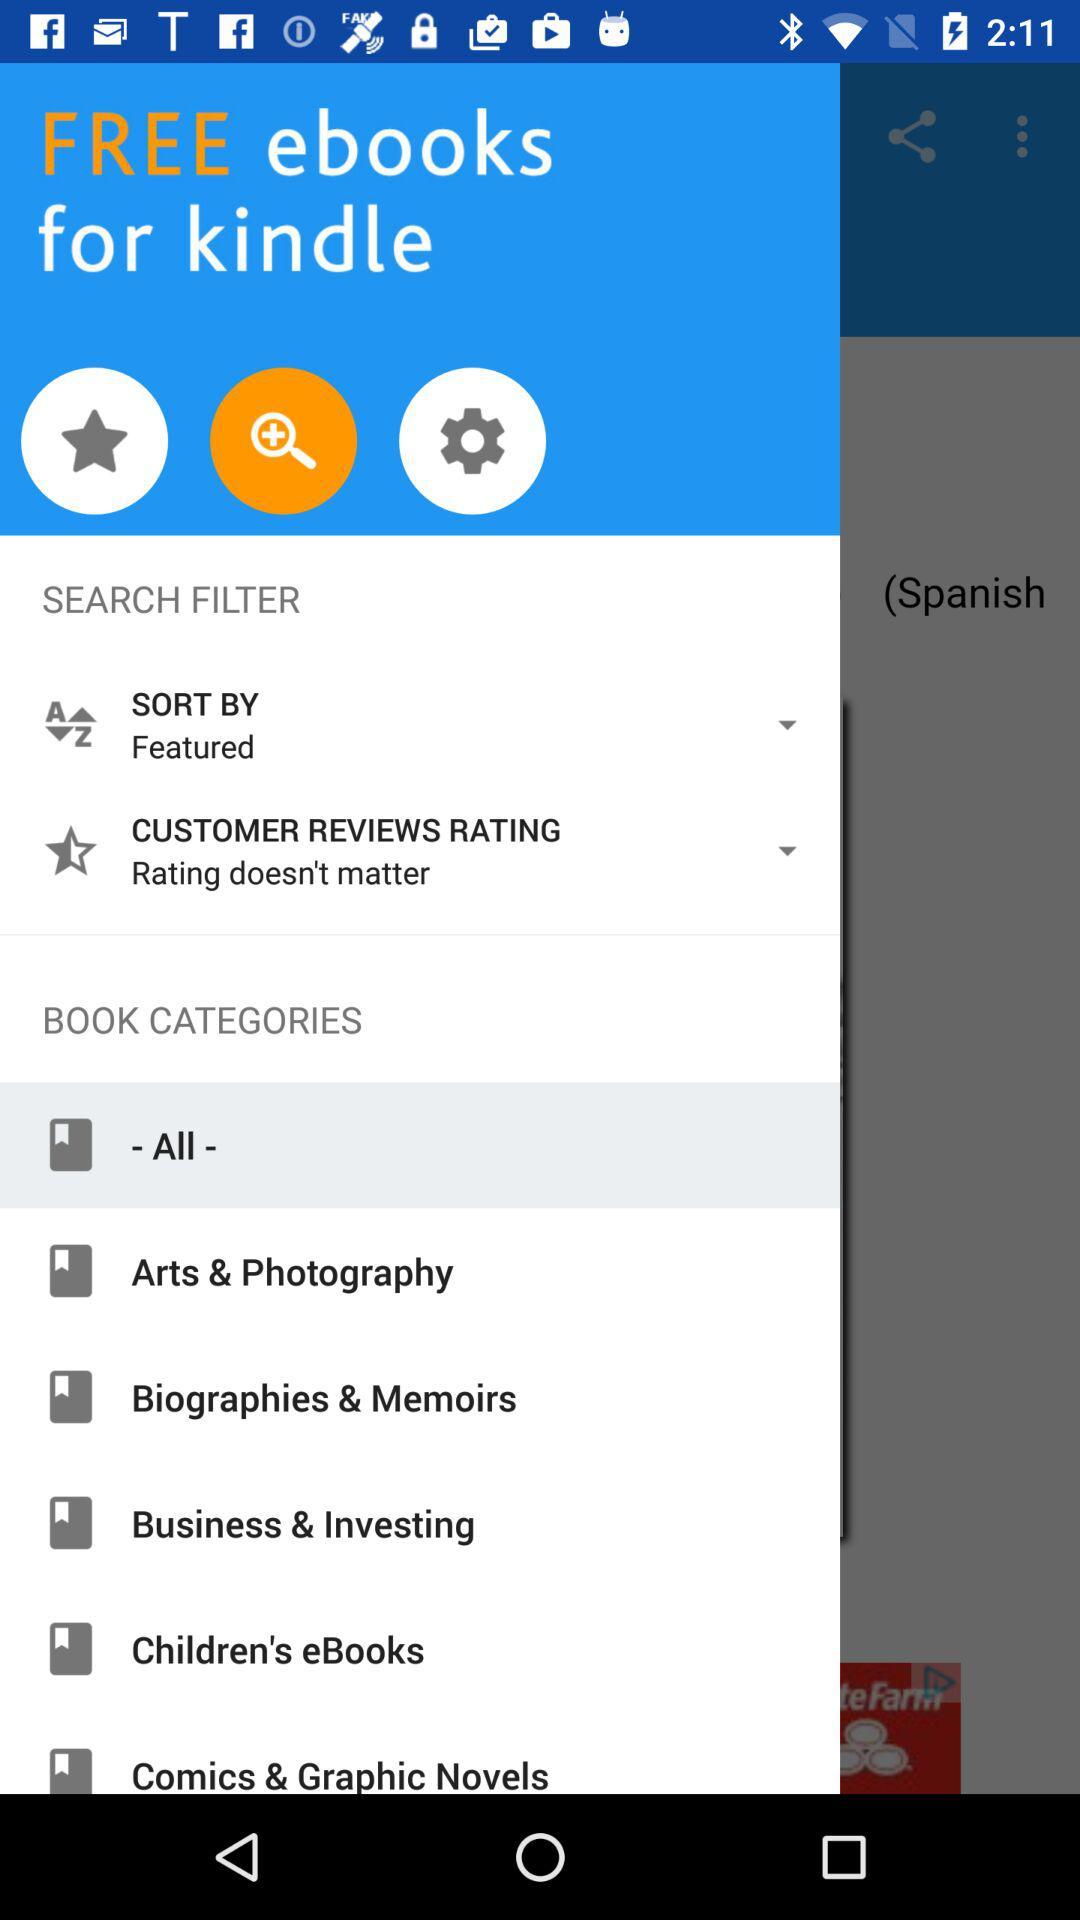 This screenshot has width=1080, height=1920. What do you see at coordinates (1027, 135) in the screenshot?
I see `the more icon` at bounding box center [1027, 135].